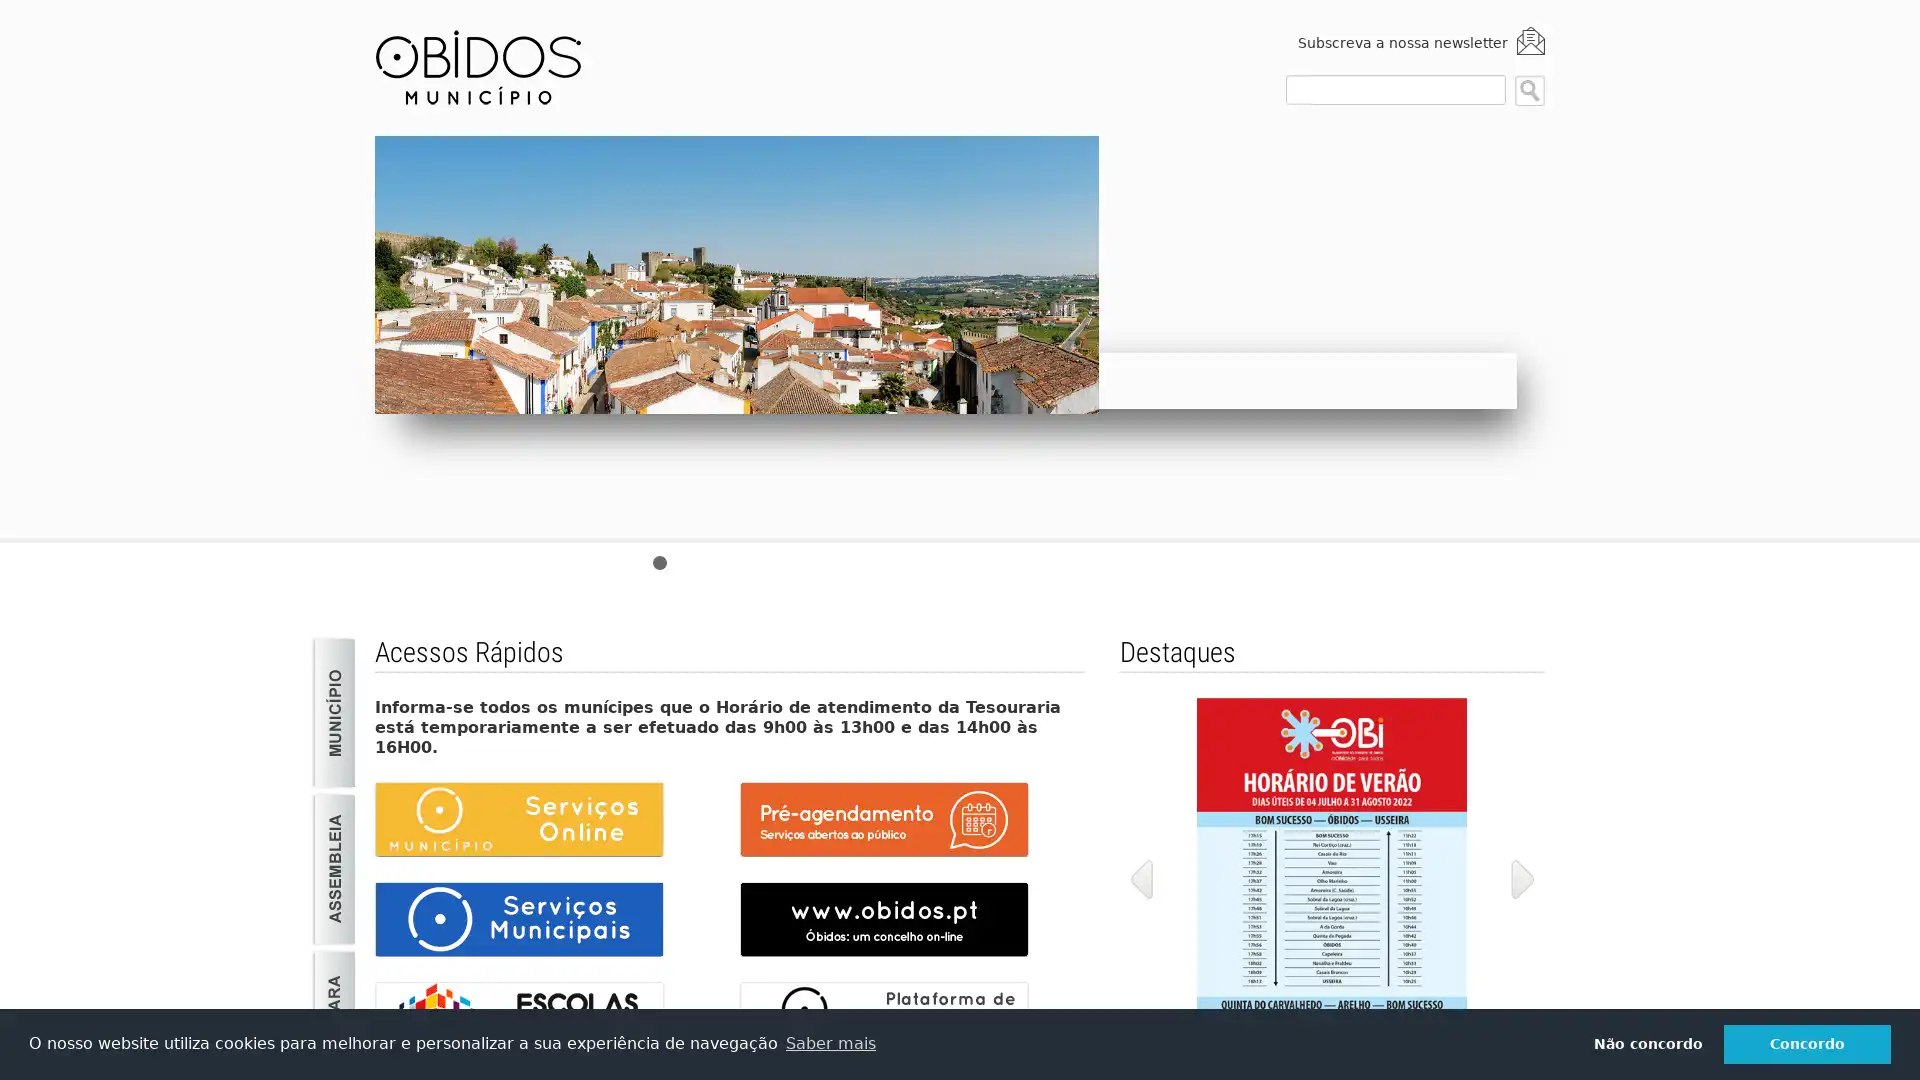 The height and width of the screenshot is (1080, 1920). What do you see at coordinates (1647, 1043) in the screenshot?
I see `deny cookies` at bounding box center [1647, 1043].